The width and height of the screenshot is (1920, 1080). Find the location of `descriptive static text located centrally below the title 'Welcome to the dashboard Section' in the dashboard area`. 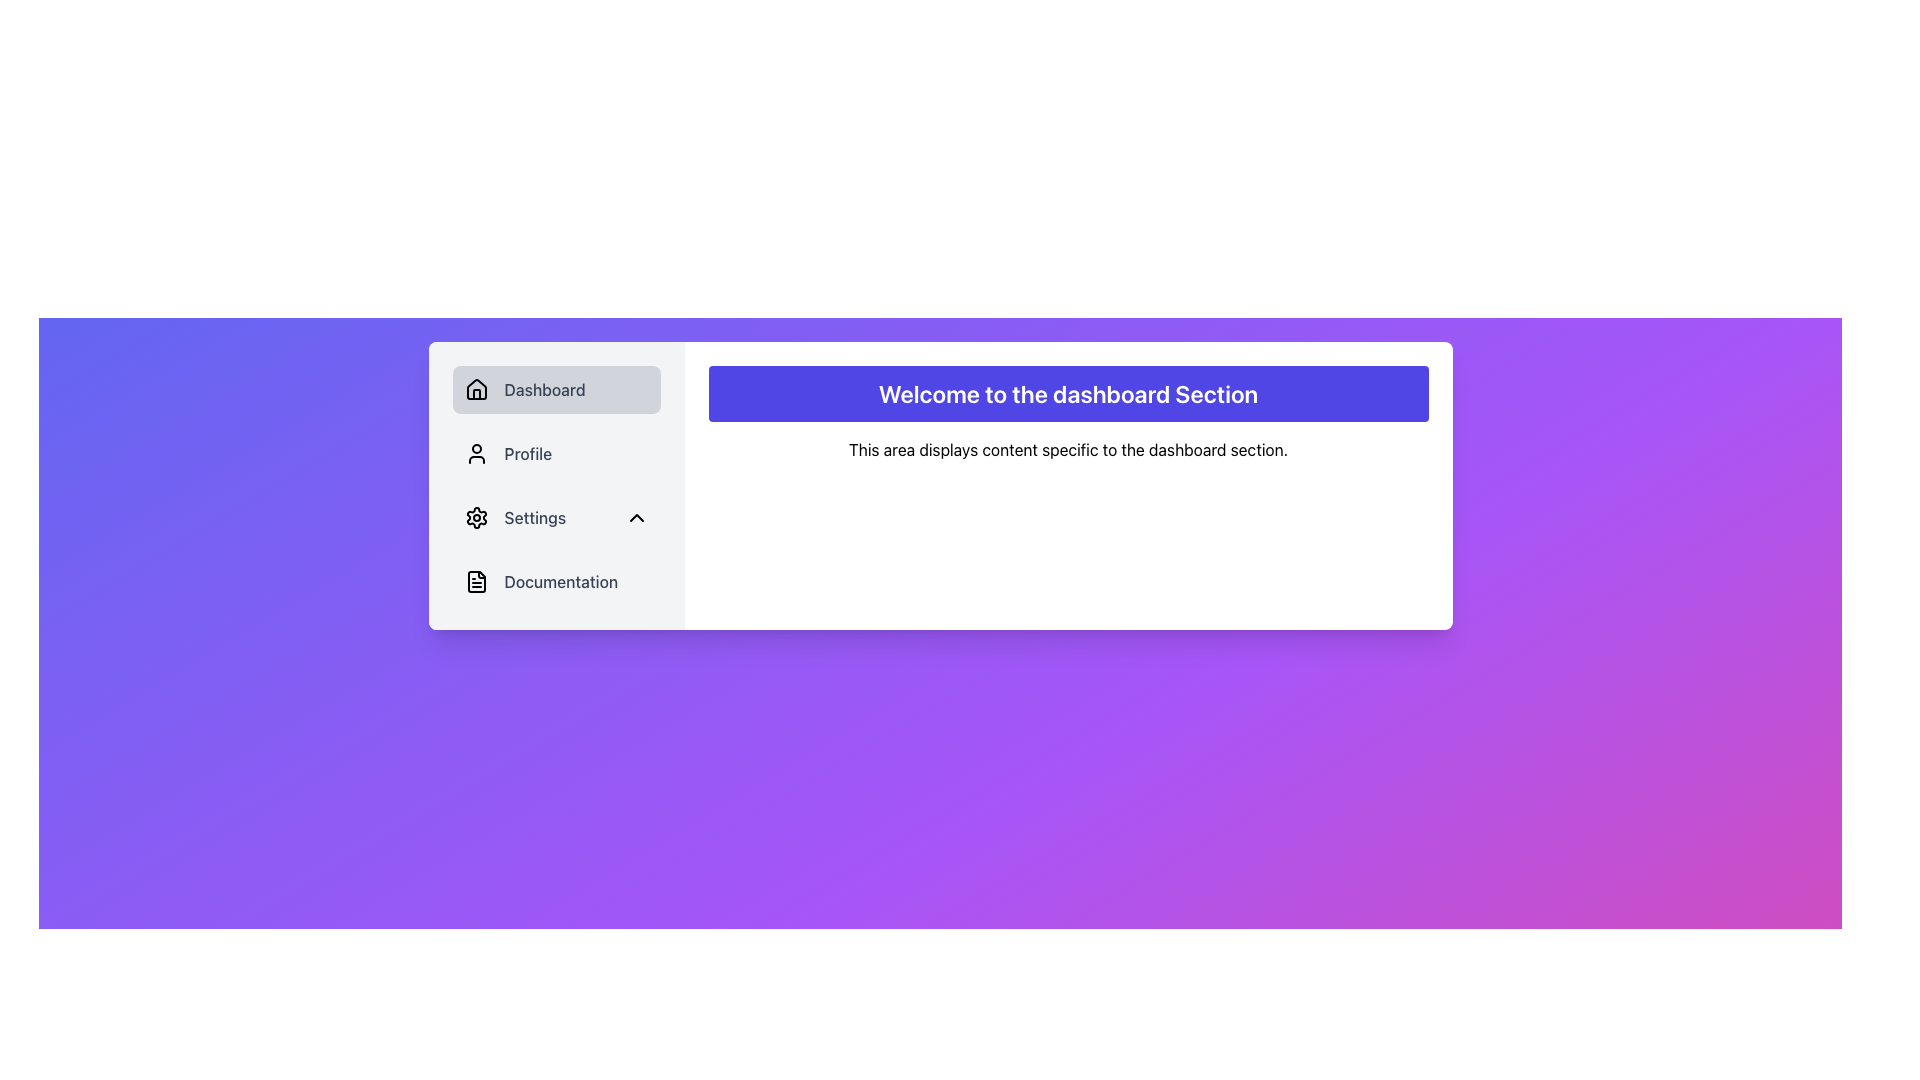

descriptive static text located centrally below the title 'Welcome to the dashboard Section' in the dashboard area is located at coordinates (1067, 450).